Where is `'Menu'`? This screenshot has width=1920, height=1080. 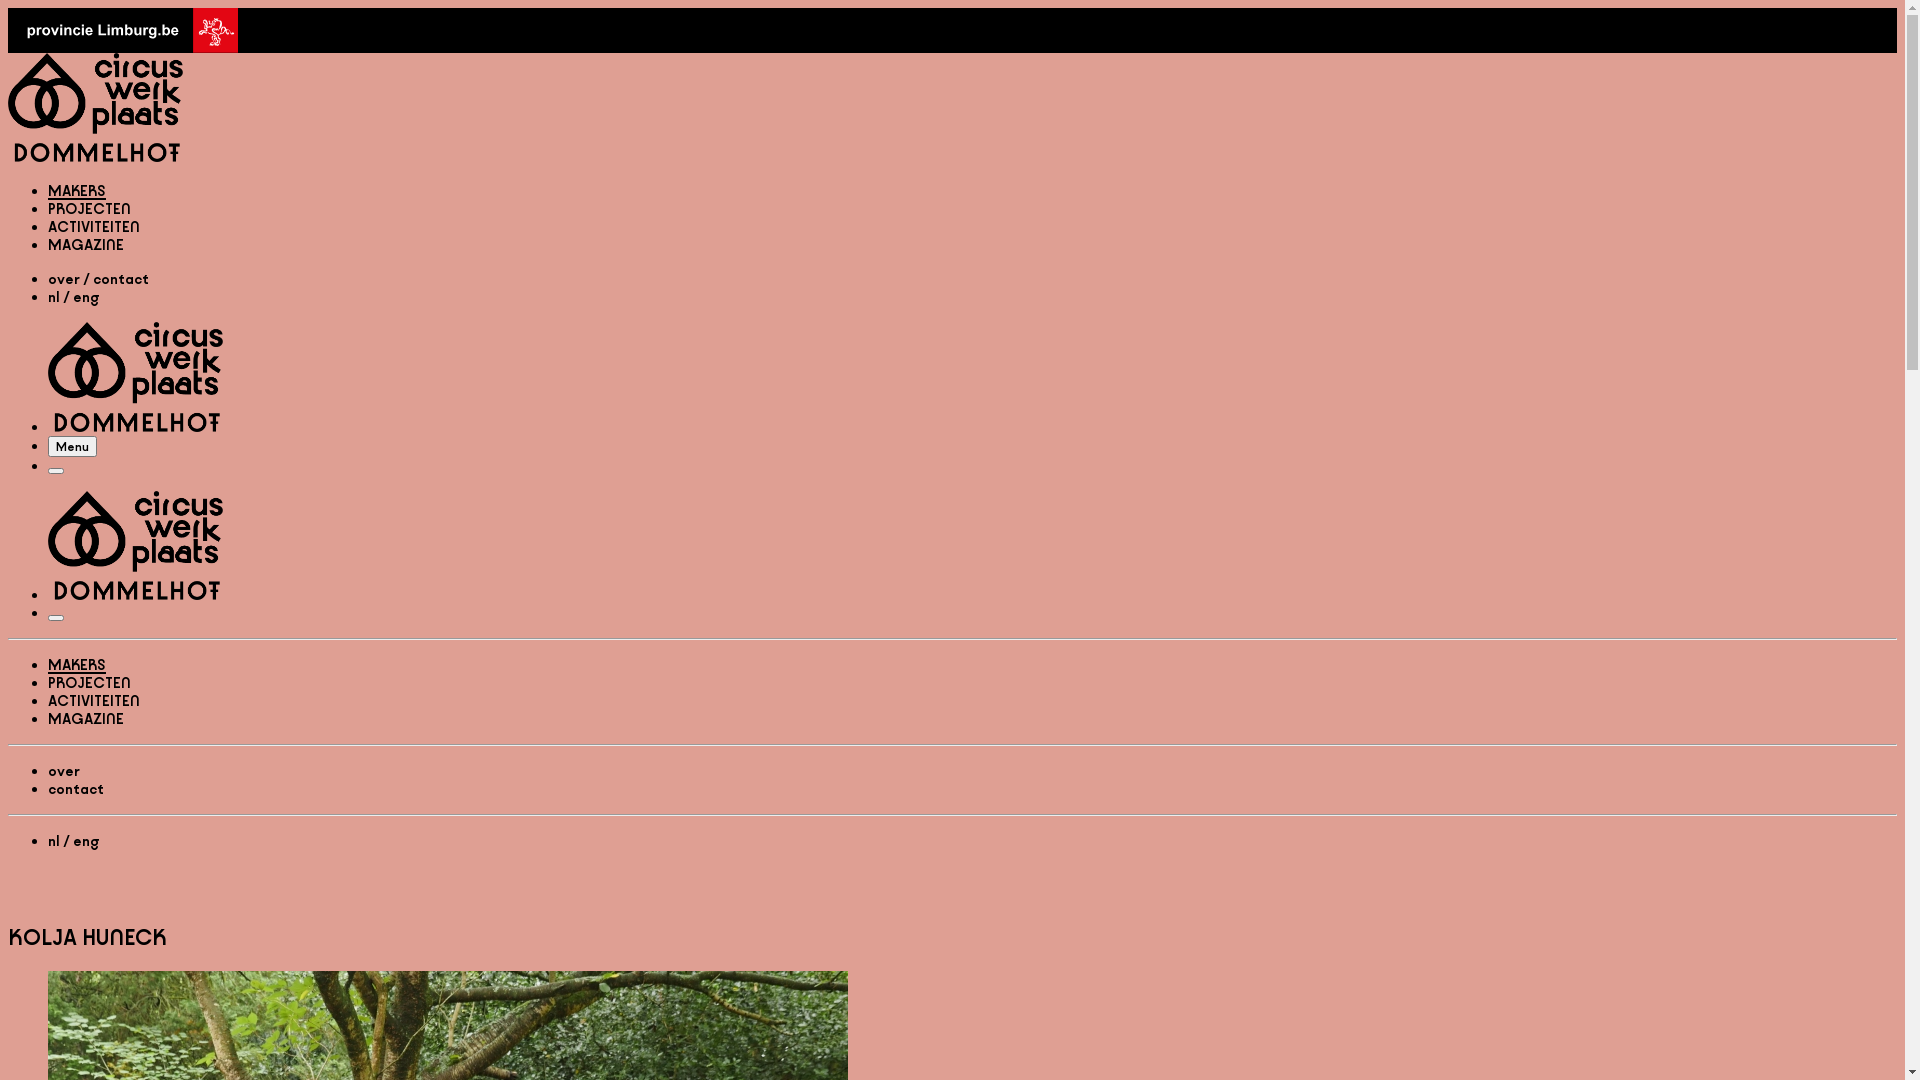 'Menu' is located at coordinates (72, 445).